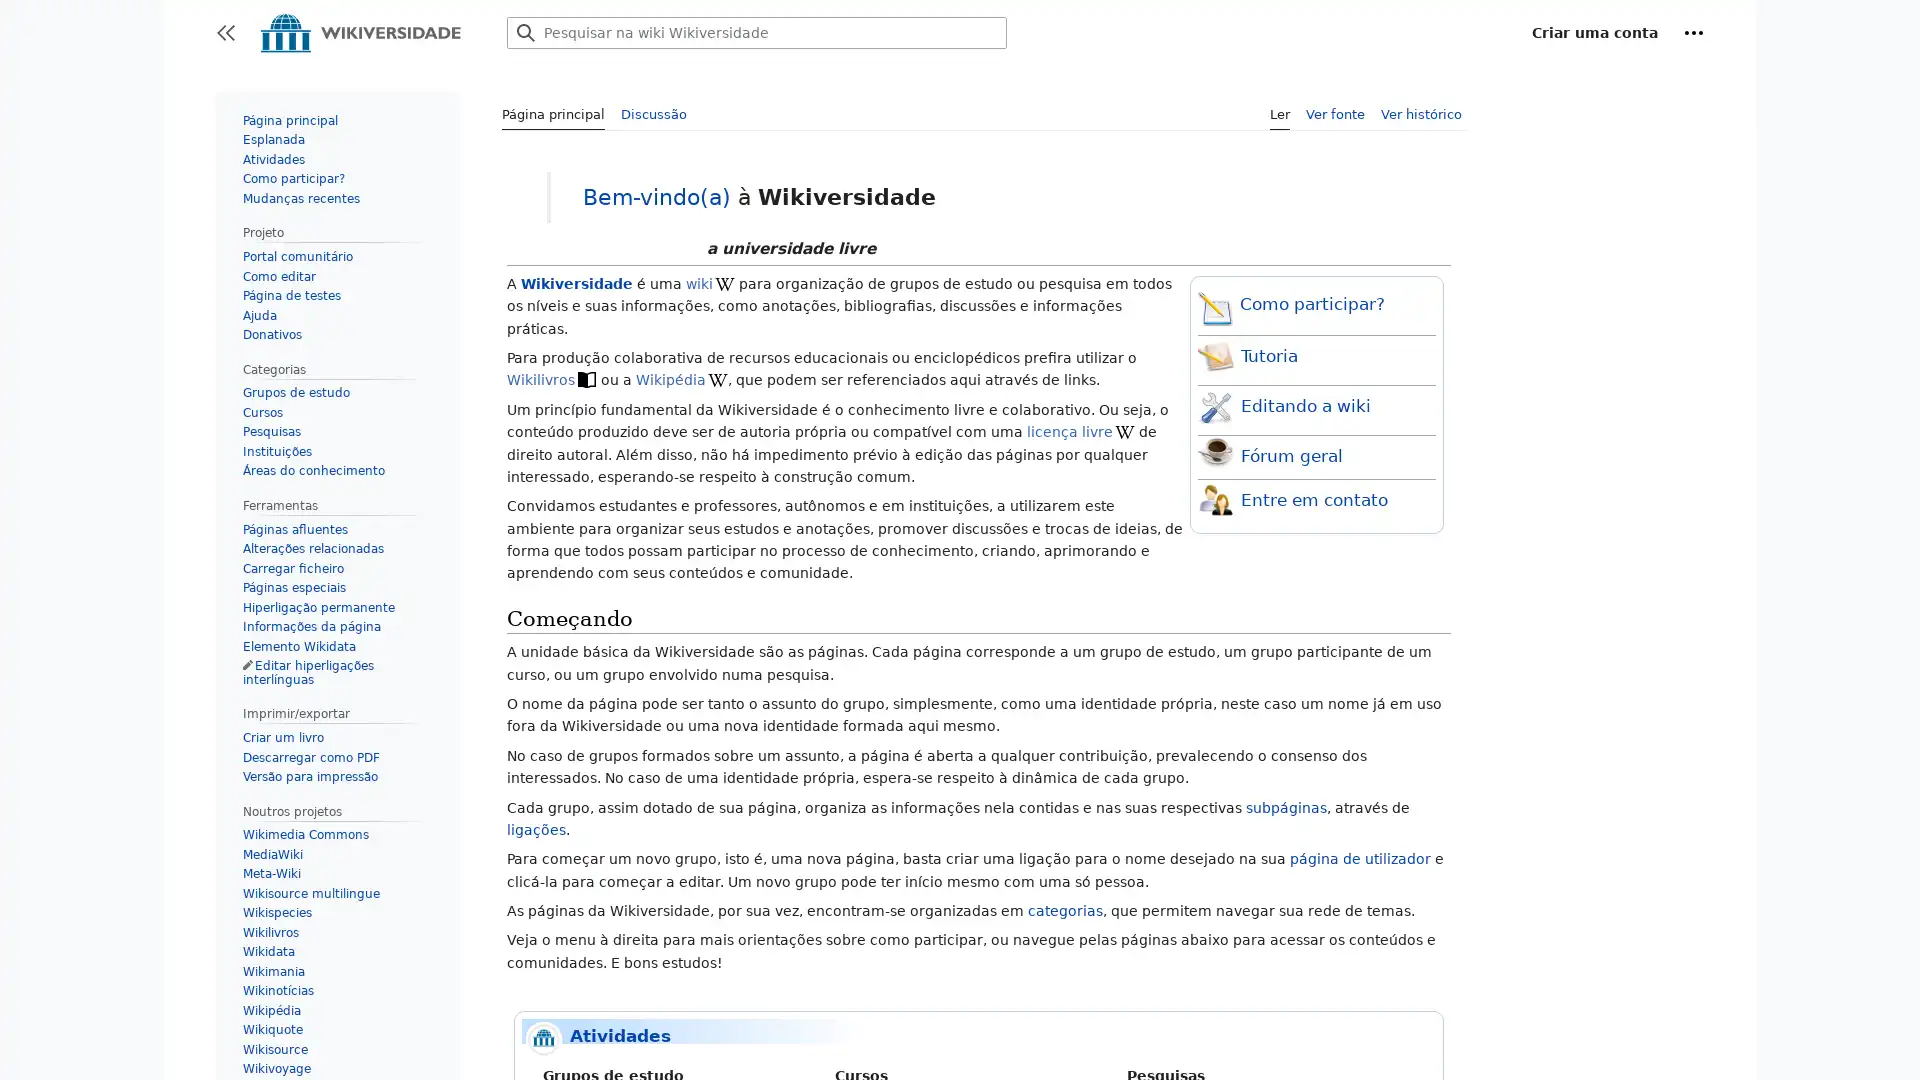  What do you see at coordinates (526, 33) in the screenshot?
I see `Pesquisar` at bounding box center [526, 33].